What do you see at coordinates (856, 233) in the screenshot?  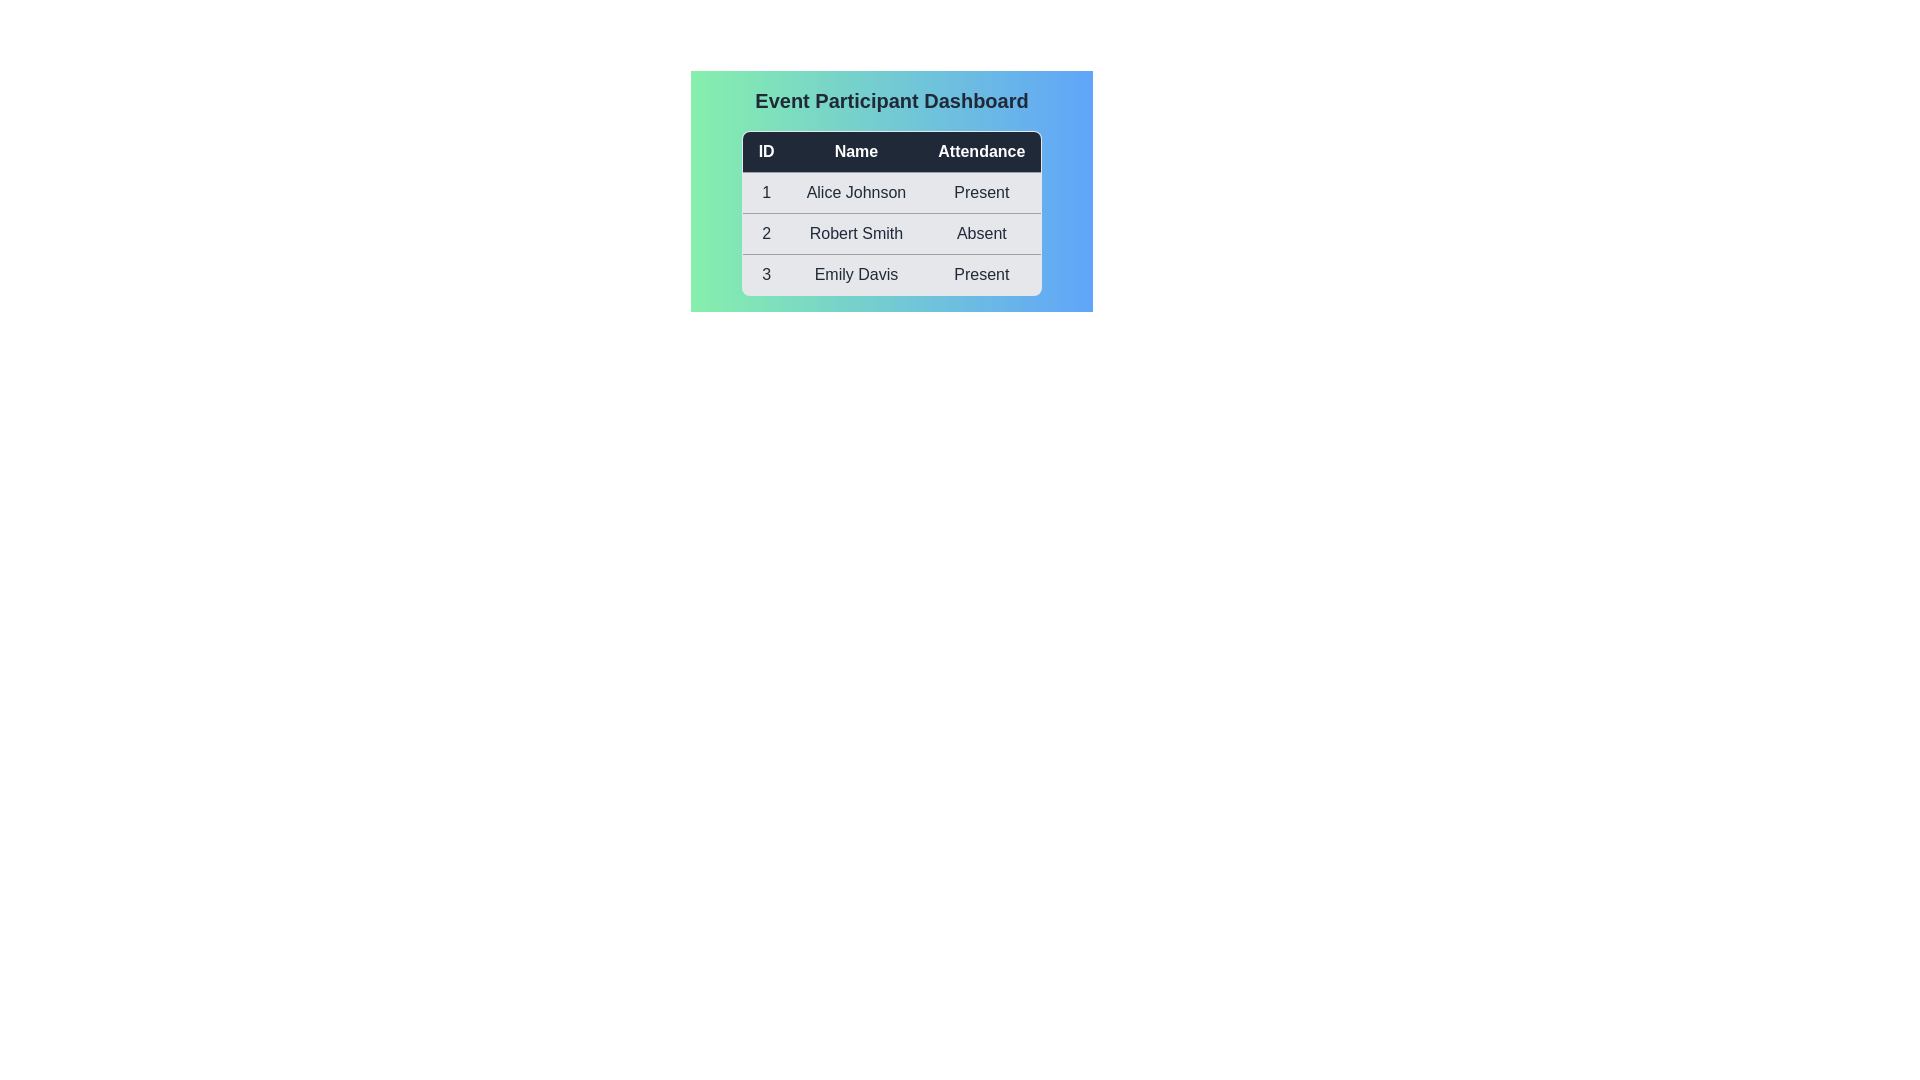 I see `text displayed in the Text Label that shows 'Robert Smith', which is centrally aligned within its cell in the second row of the table under the 'Name' column` at bounding box center [856, 233].